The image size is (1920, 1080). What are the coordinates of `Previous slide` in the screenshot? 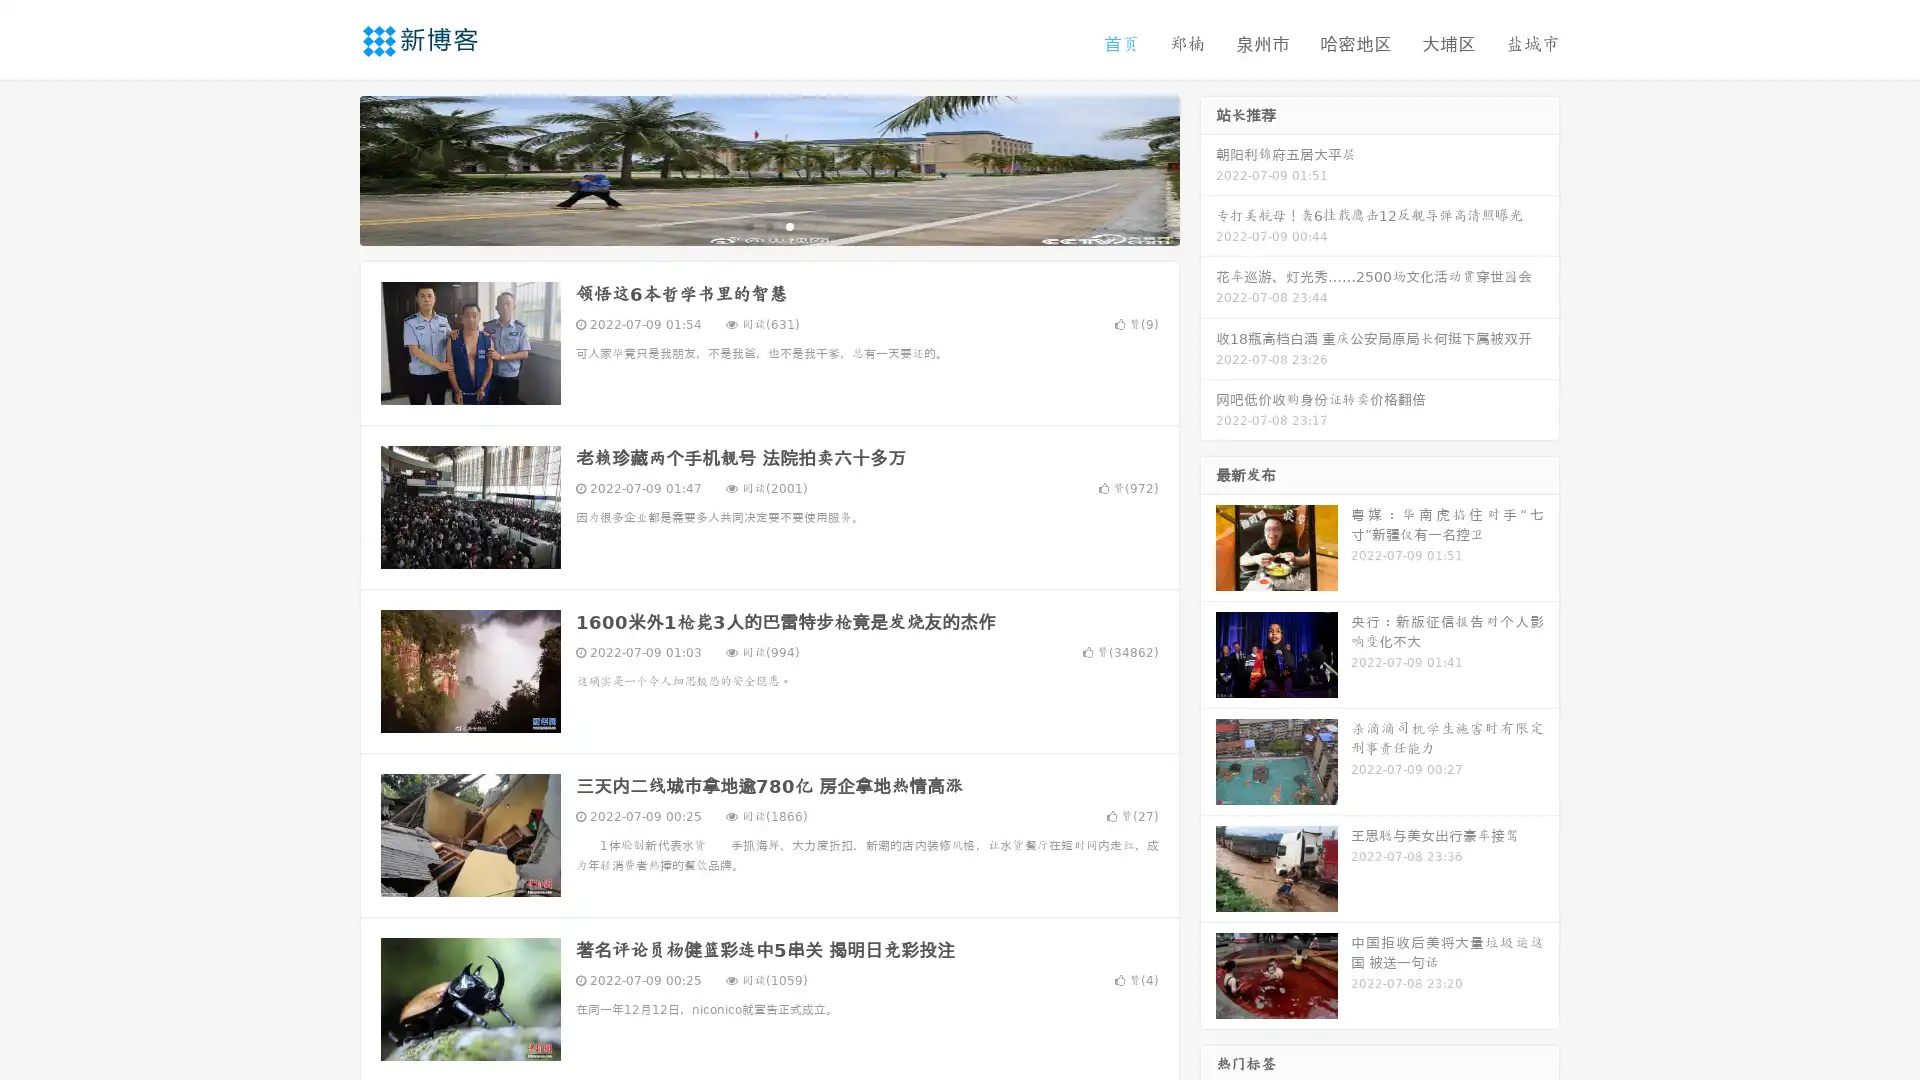 It's located at (330, 168).